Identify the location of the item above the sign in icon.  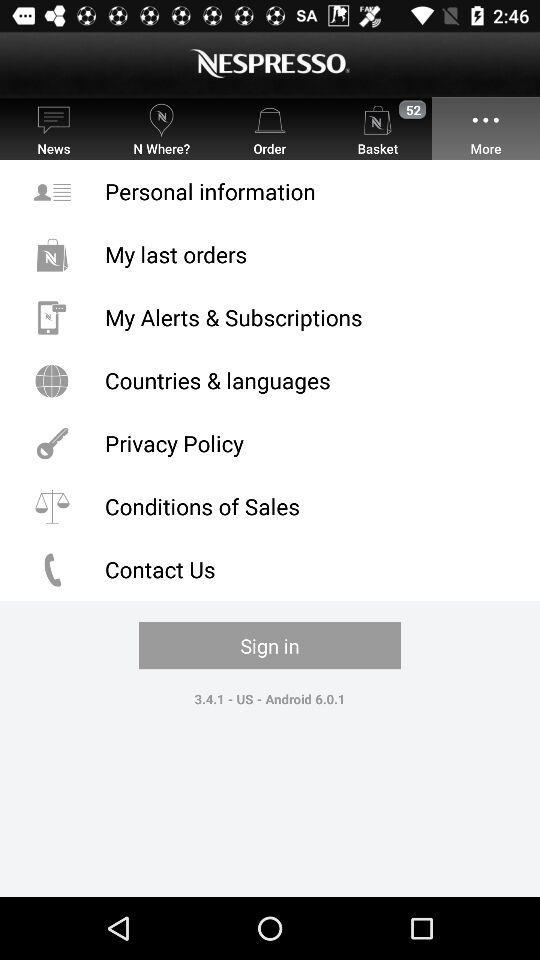
(270, 569).